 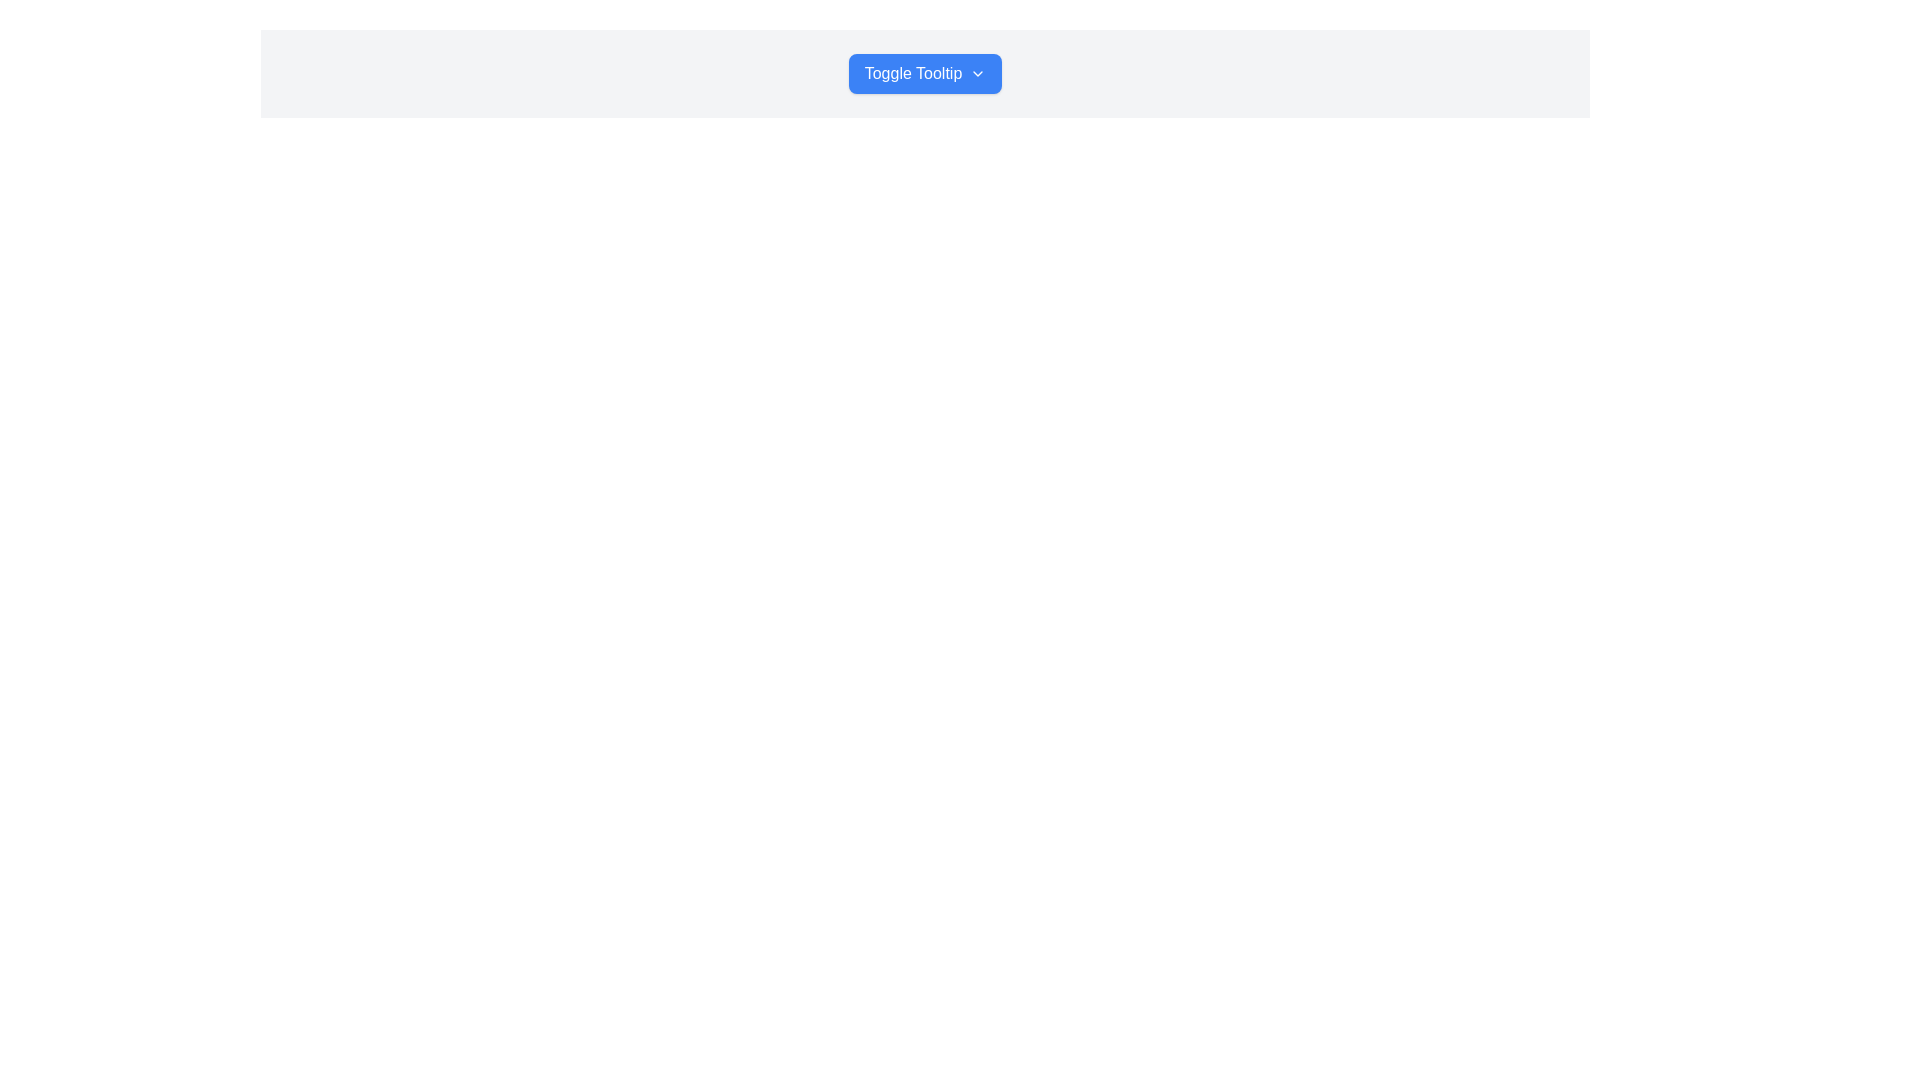 I want to click on the dropdown icon located to the right of the 'Toggle Tooltip' button to expand or retract associated content, so click(x=978, y=72).